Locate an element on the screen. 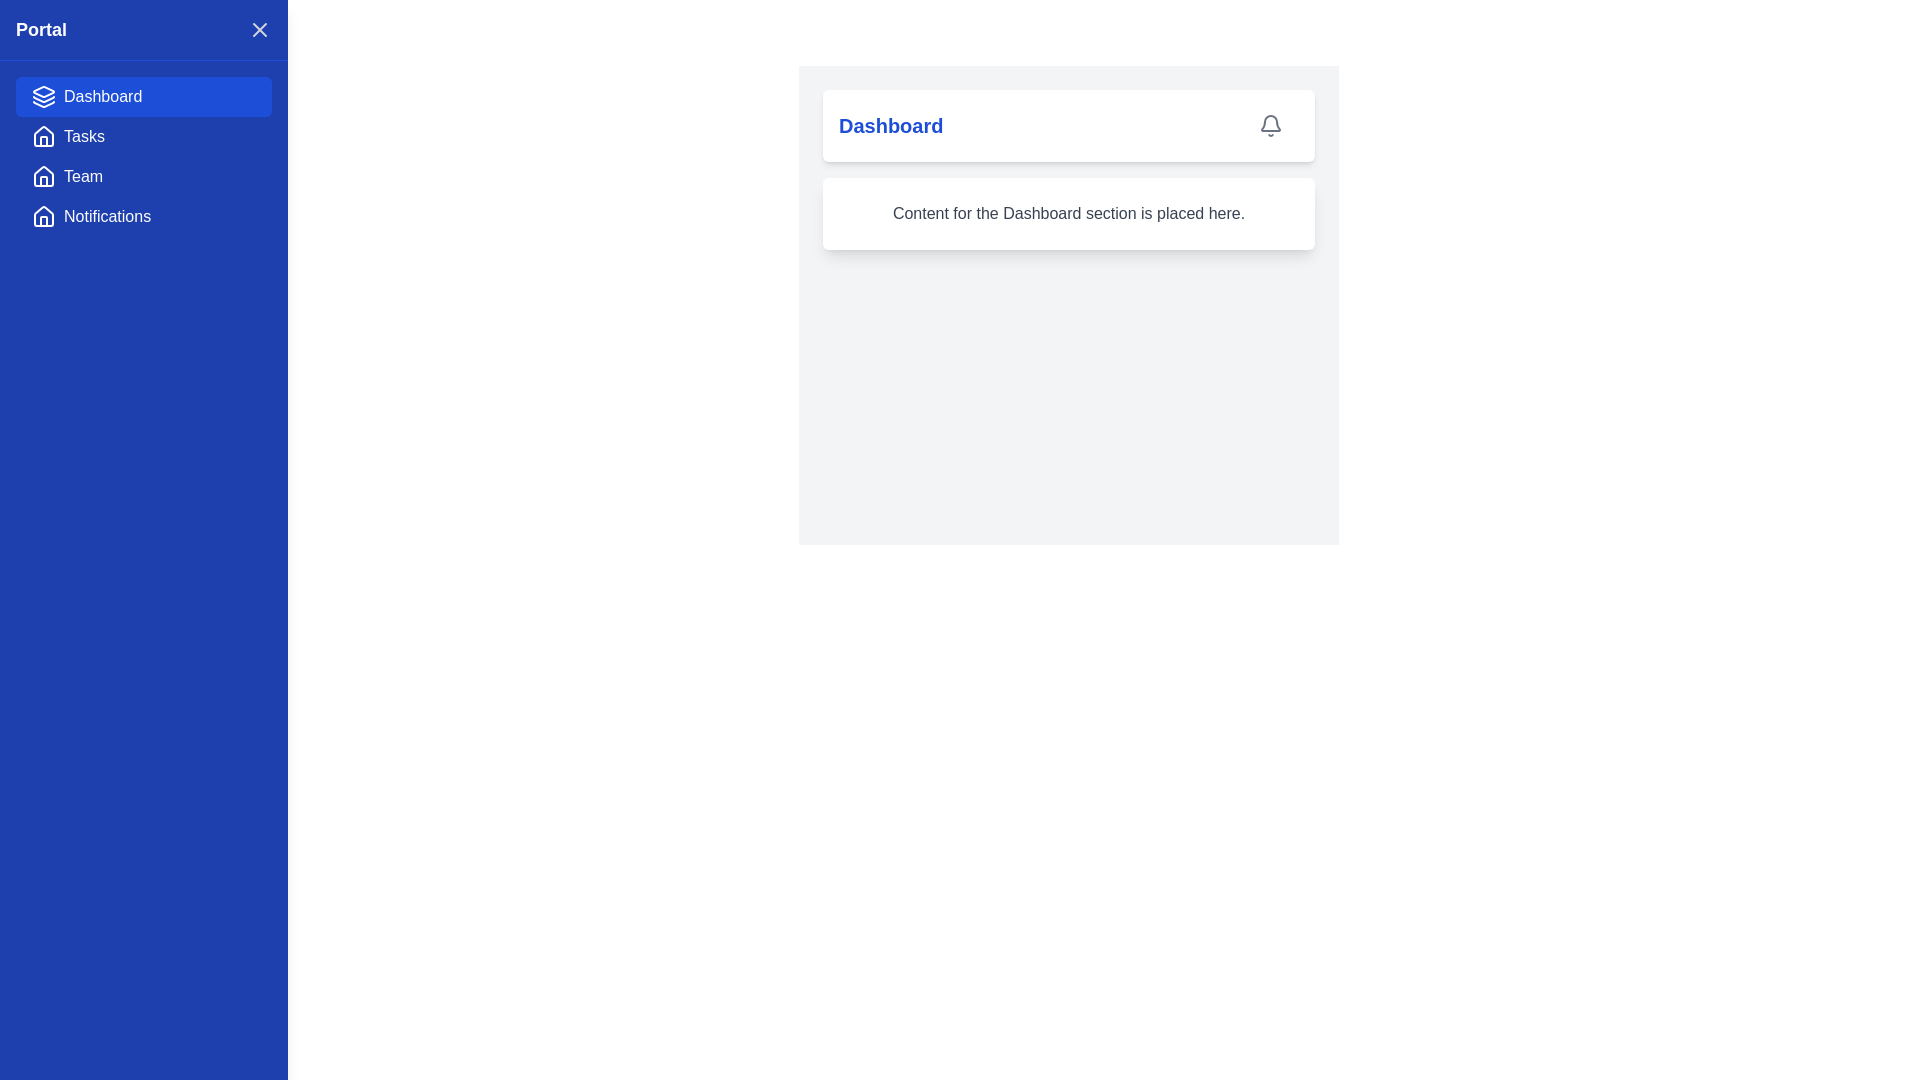 Image resolution: width=1920 pixels, height=1080 pixels. the 'Dashboard' icon located in the sidebar menu, which serves as a visual representation for quick recognition of the Dashboard menu item is located at coordinates (43, 96).